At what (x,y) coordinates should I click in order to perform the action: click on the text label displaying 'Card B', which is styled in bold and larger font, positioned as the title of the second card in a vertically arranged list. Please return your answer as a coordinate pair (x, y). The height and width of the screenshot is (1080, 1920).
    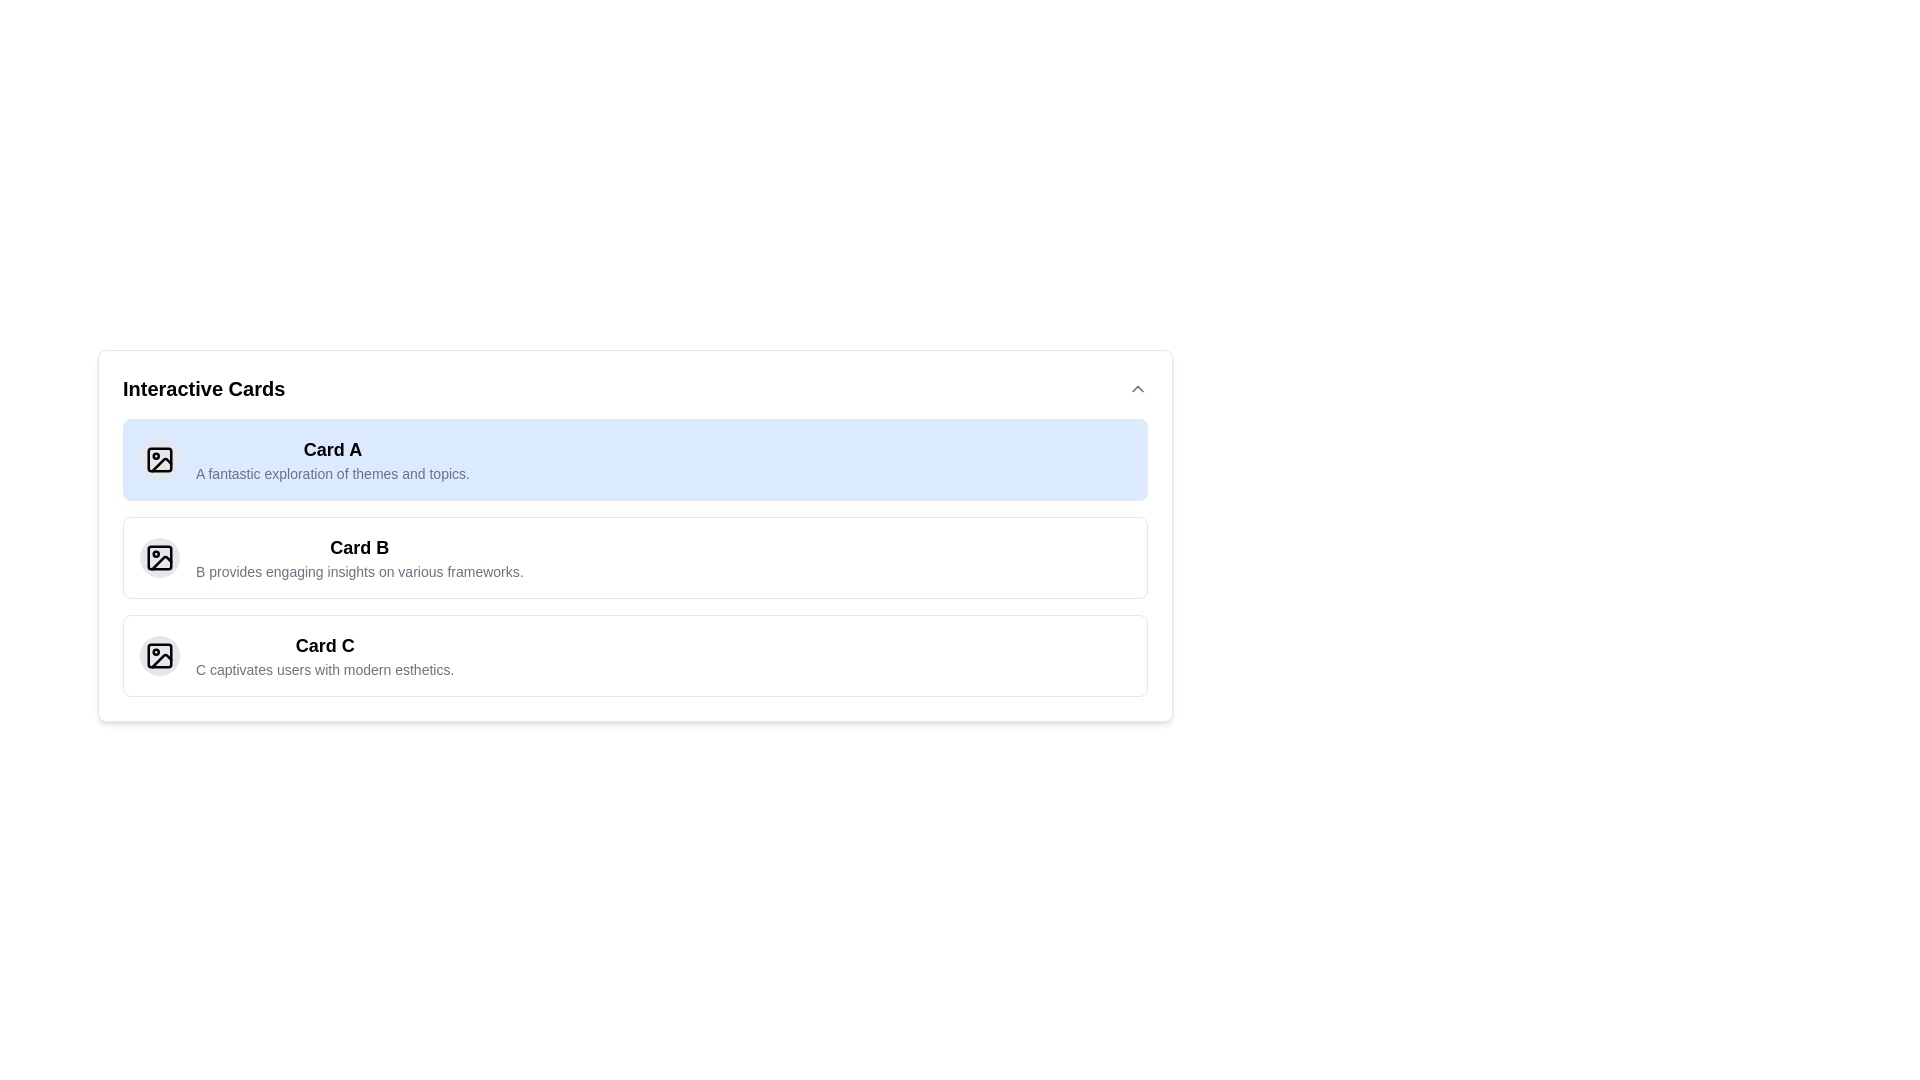
    Looking at the image, I should click on (359, 547).